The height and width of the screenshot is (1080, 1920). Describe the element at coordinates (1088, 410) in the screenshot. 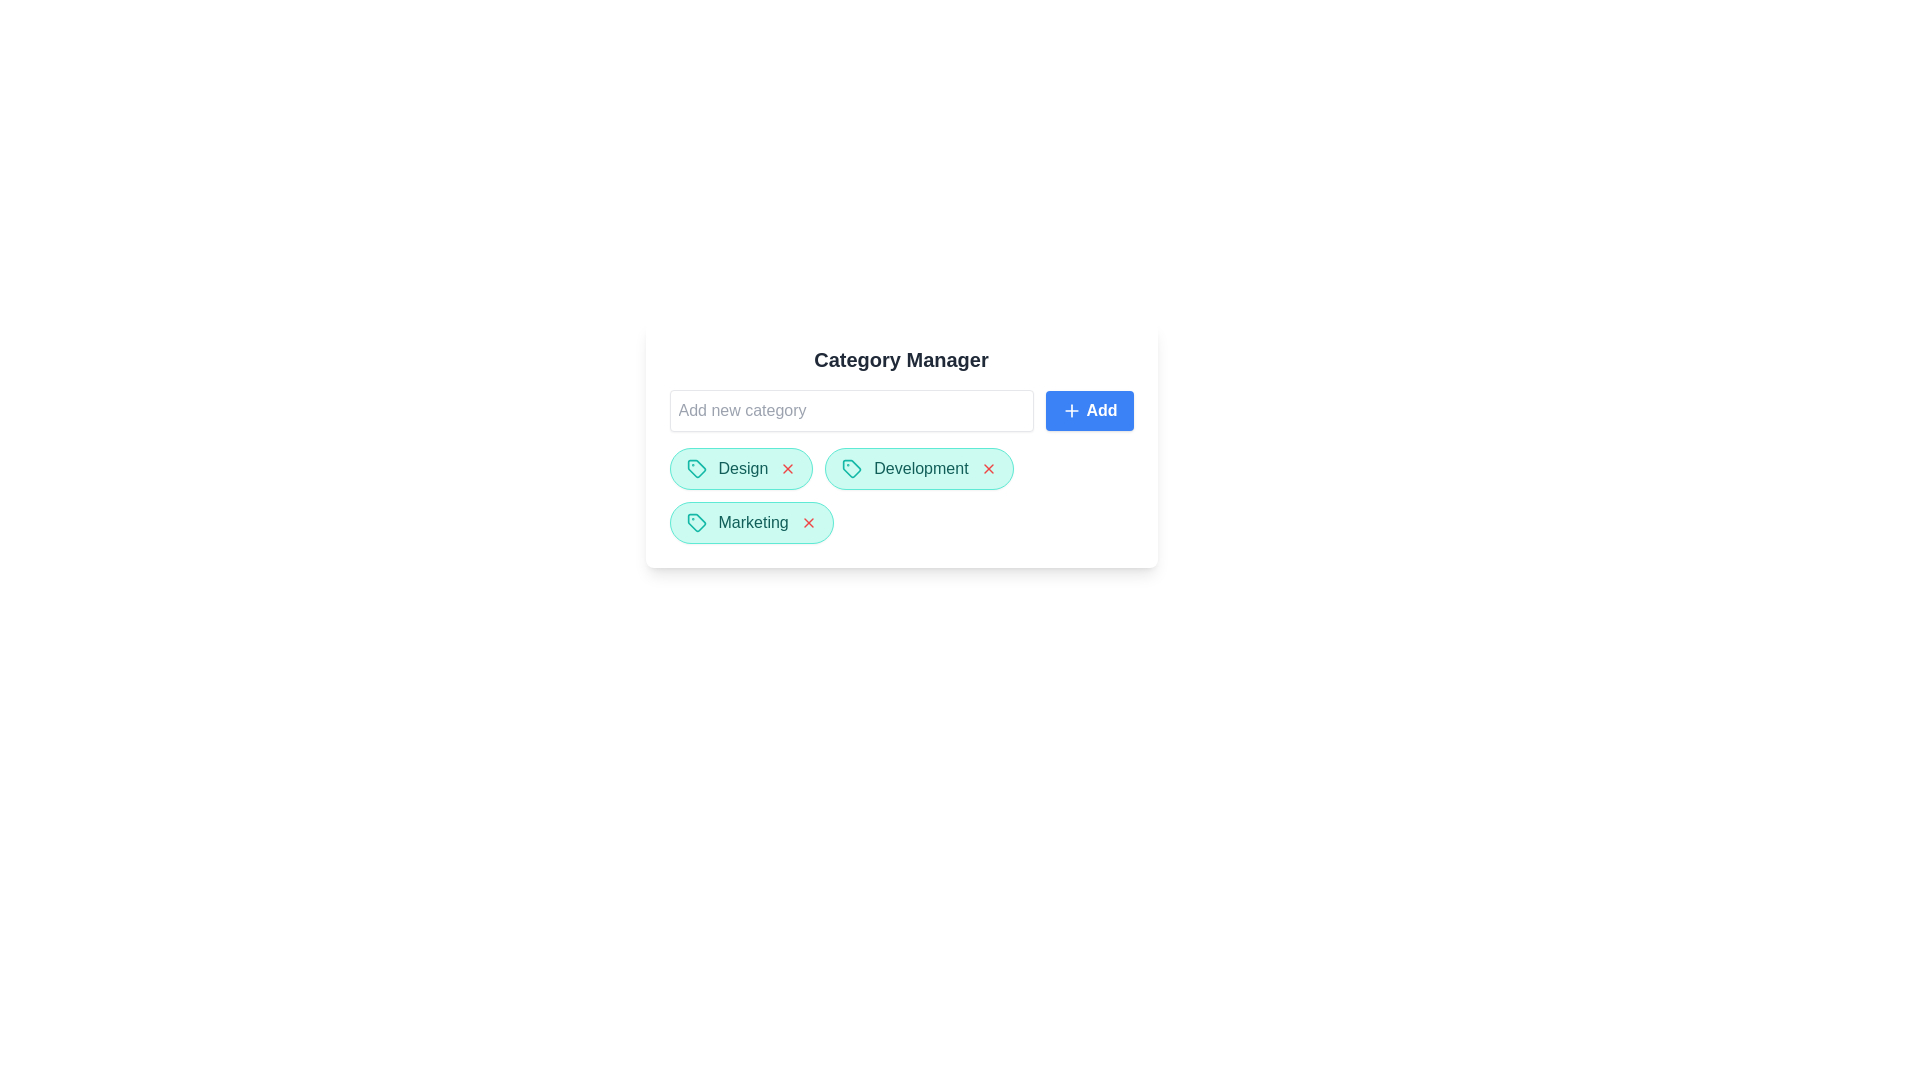

I see `the 'Add' button to add a new category` at that location.